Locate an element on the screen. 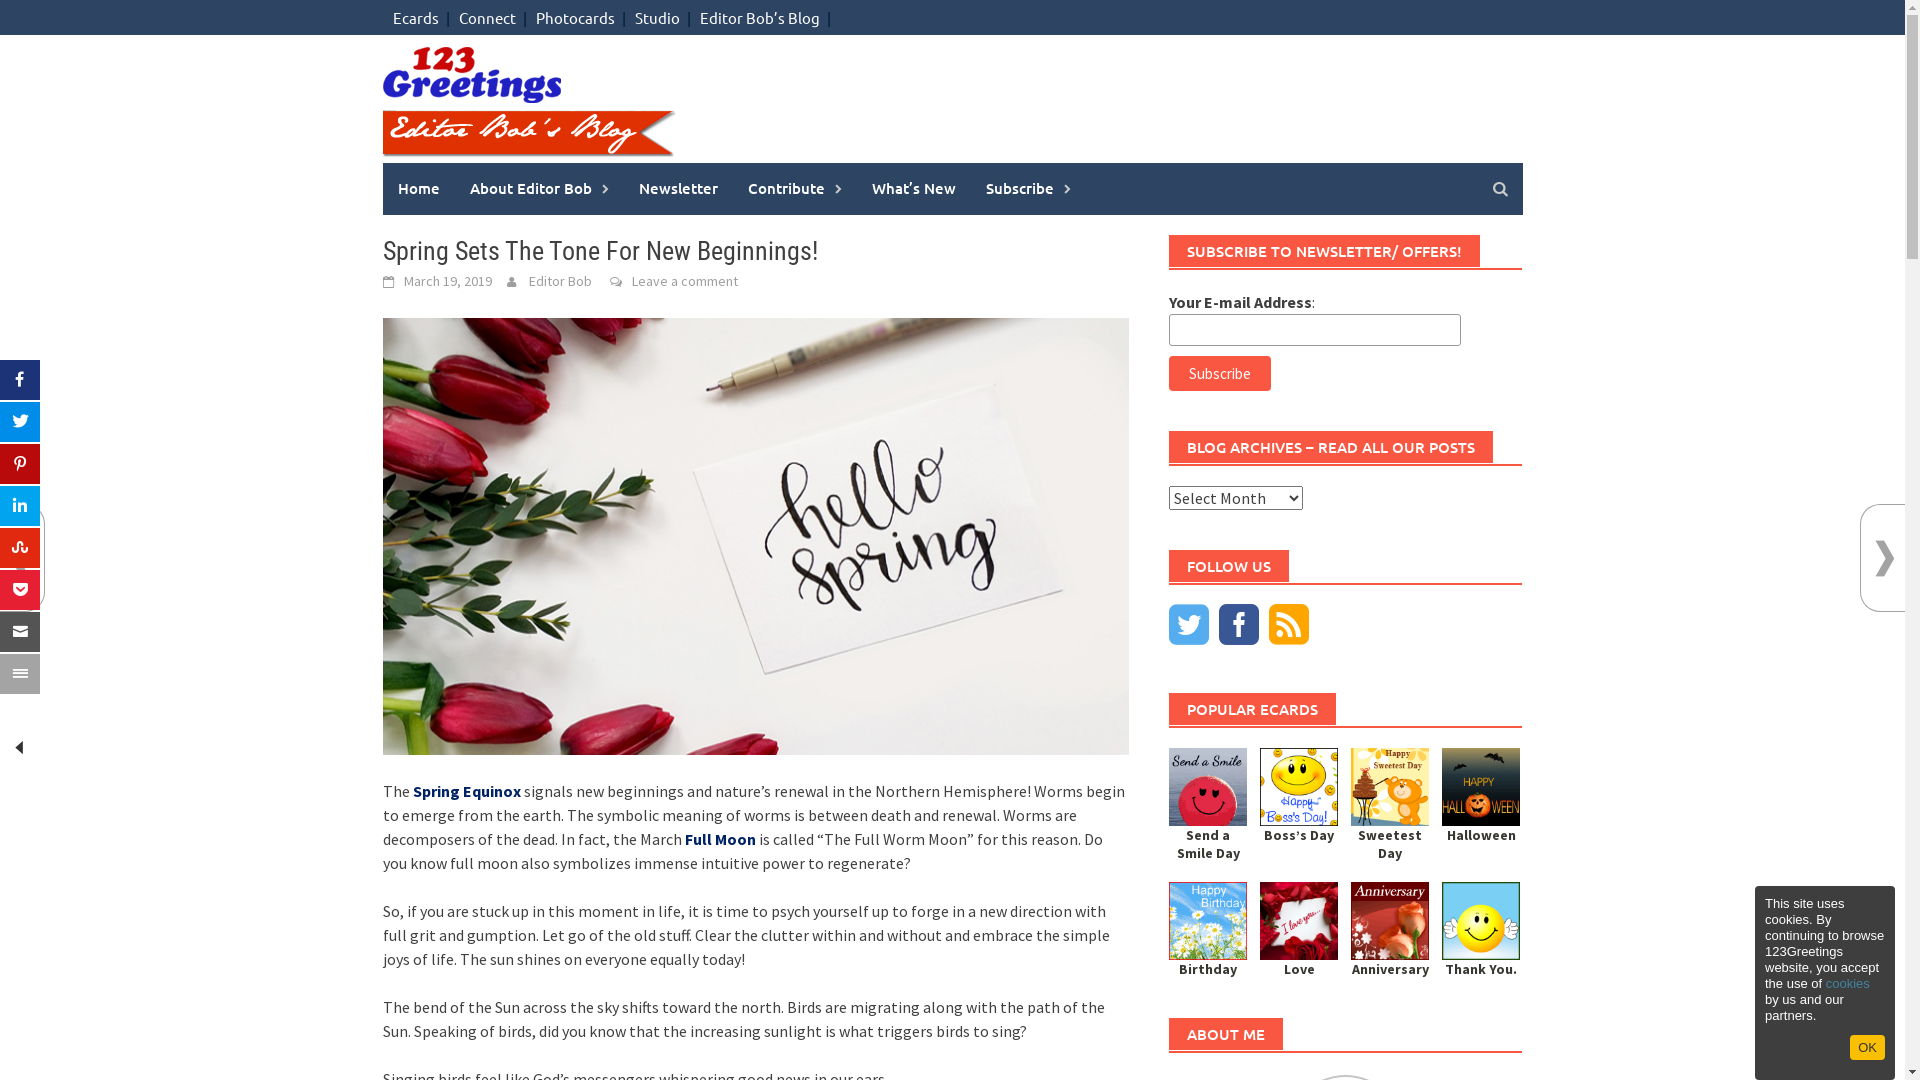  'Halloween' is located at coordinates (1481, 834).